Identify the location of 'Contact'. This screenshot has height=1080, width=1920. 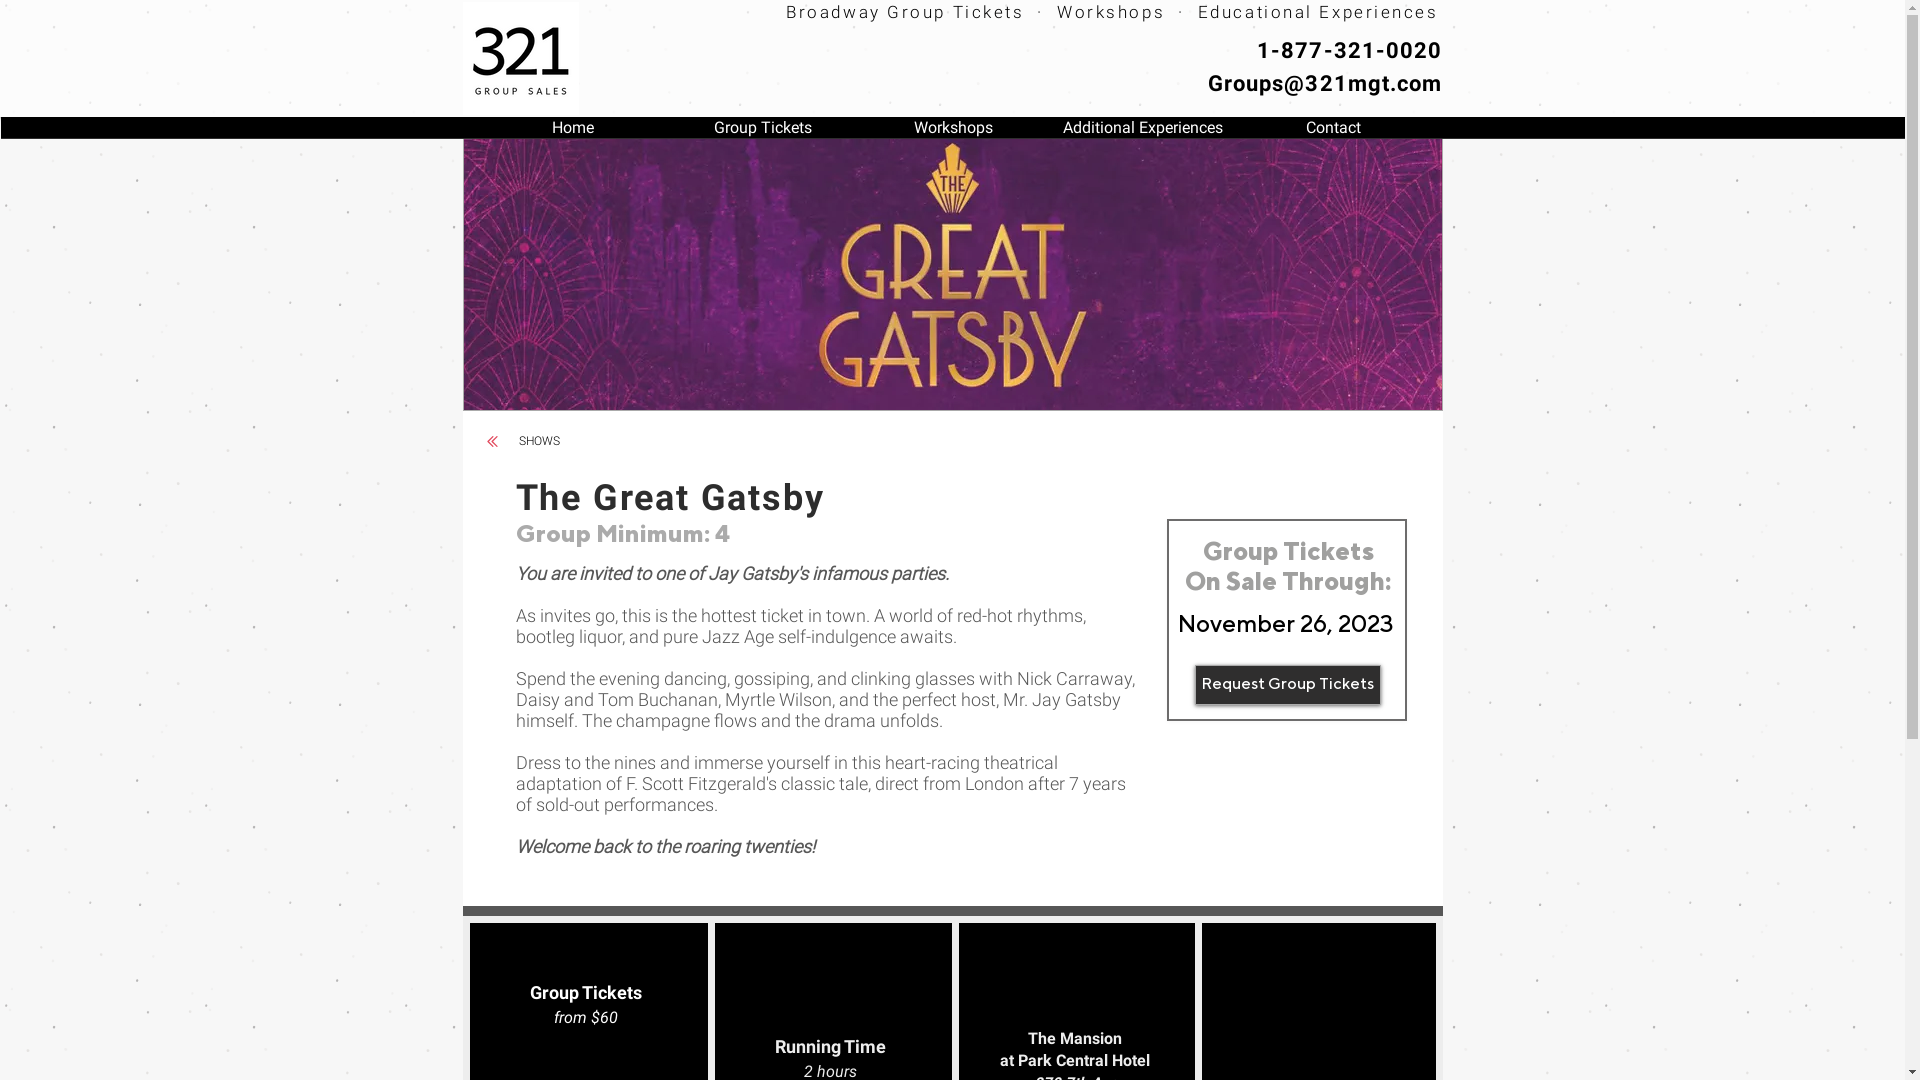
(1333, 134).